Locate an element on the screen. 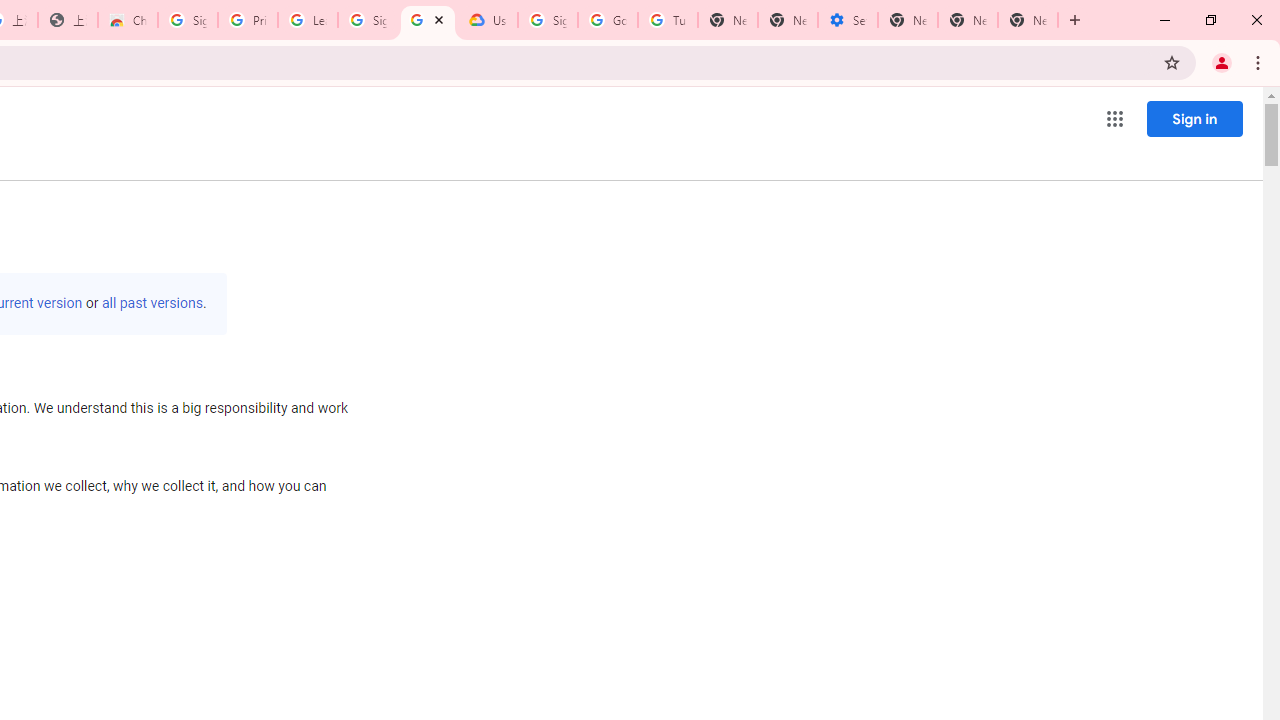  'Chrome Web Store - Color themes by Chrome' is located at coordinates (127, 20).